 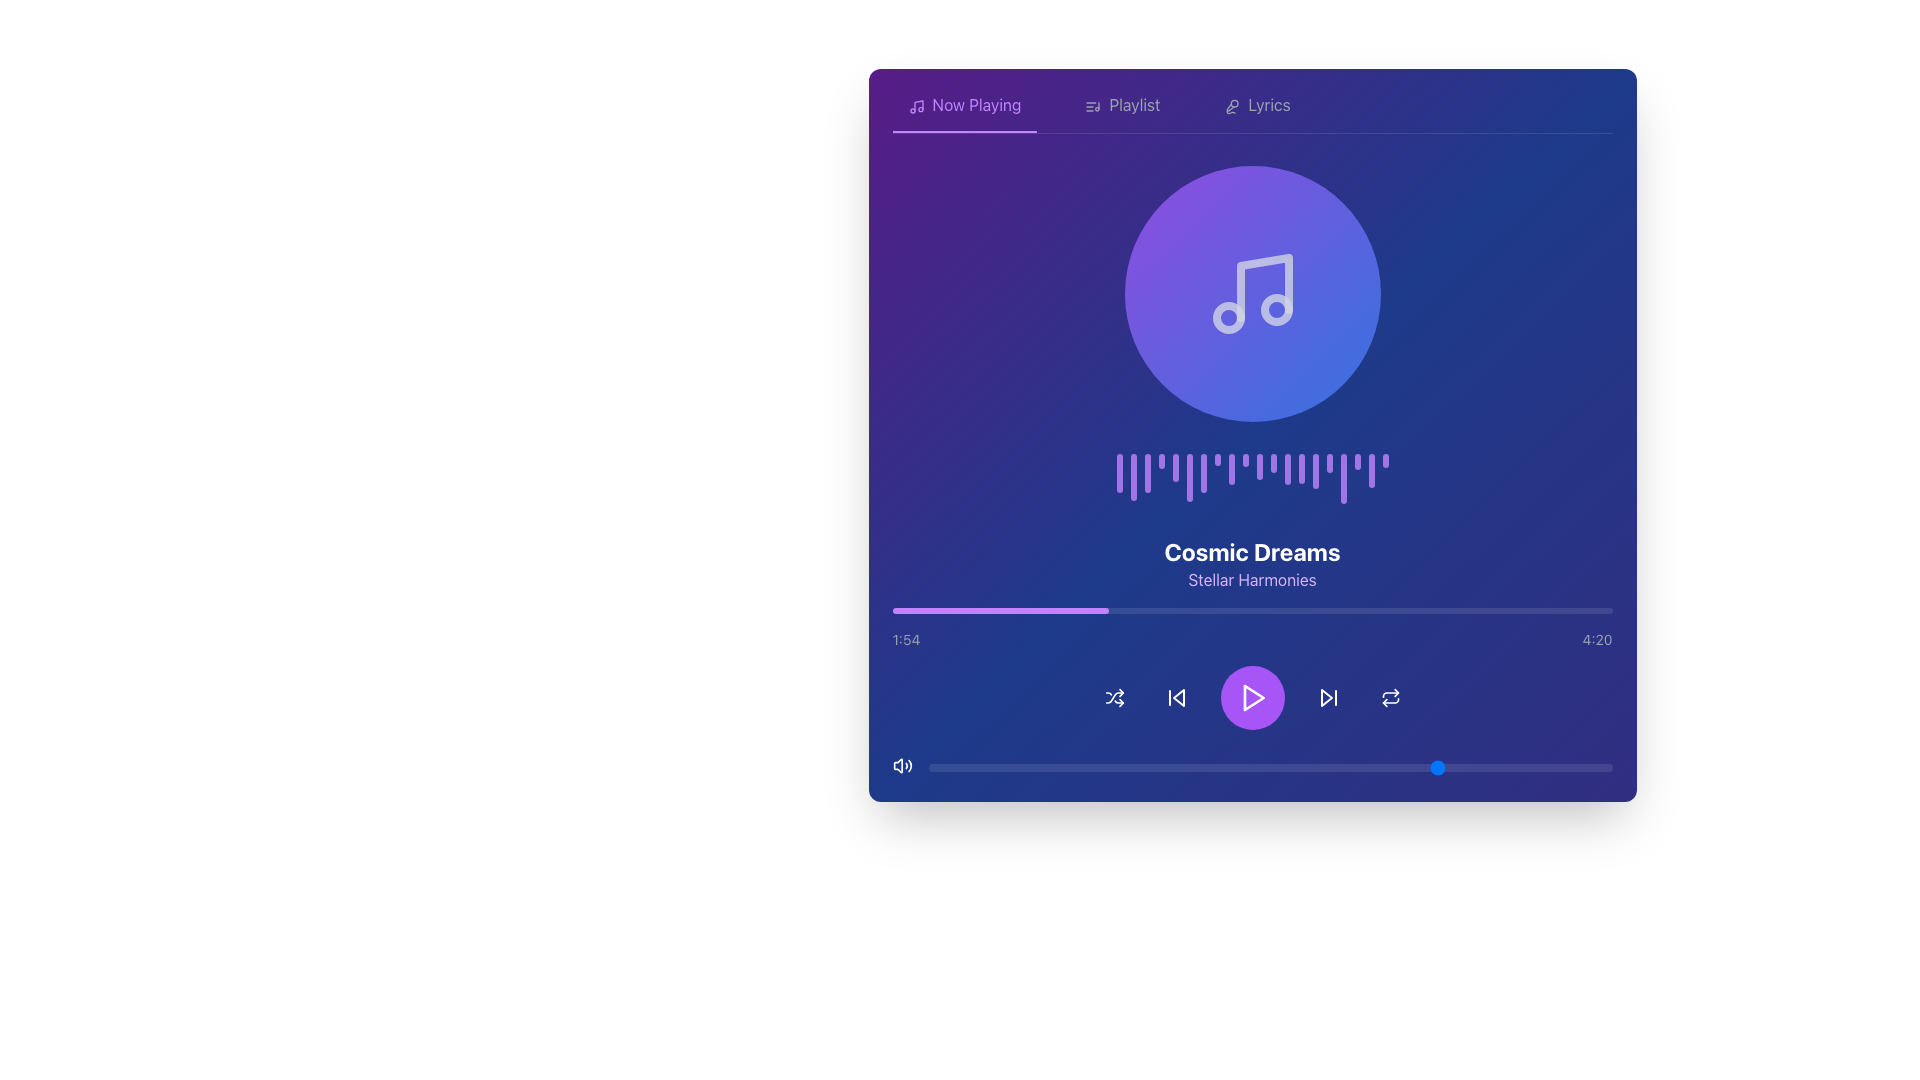 I want to click on the sixth vertical purple bar, which is part of a waveform visualizer, located below the music note icon, so click(x=1189, y=478).